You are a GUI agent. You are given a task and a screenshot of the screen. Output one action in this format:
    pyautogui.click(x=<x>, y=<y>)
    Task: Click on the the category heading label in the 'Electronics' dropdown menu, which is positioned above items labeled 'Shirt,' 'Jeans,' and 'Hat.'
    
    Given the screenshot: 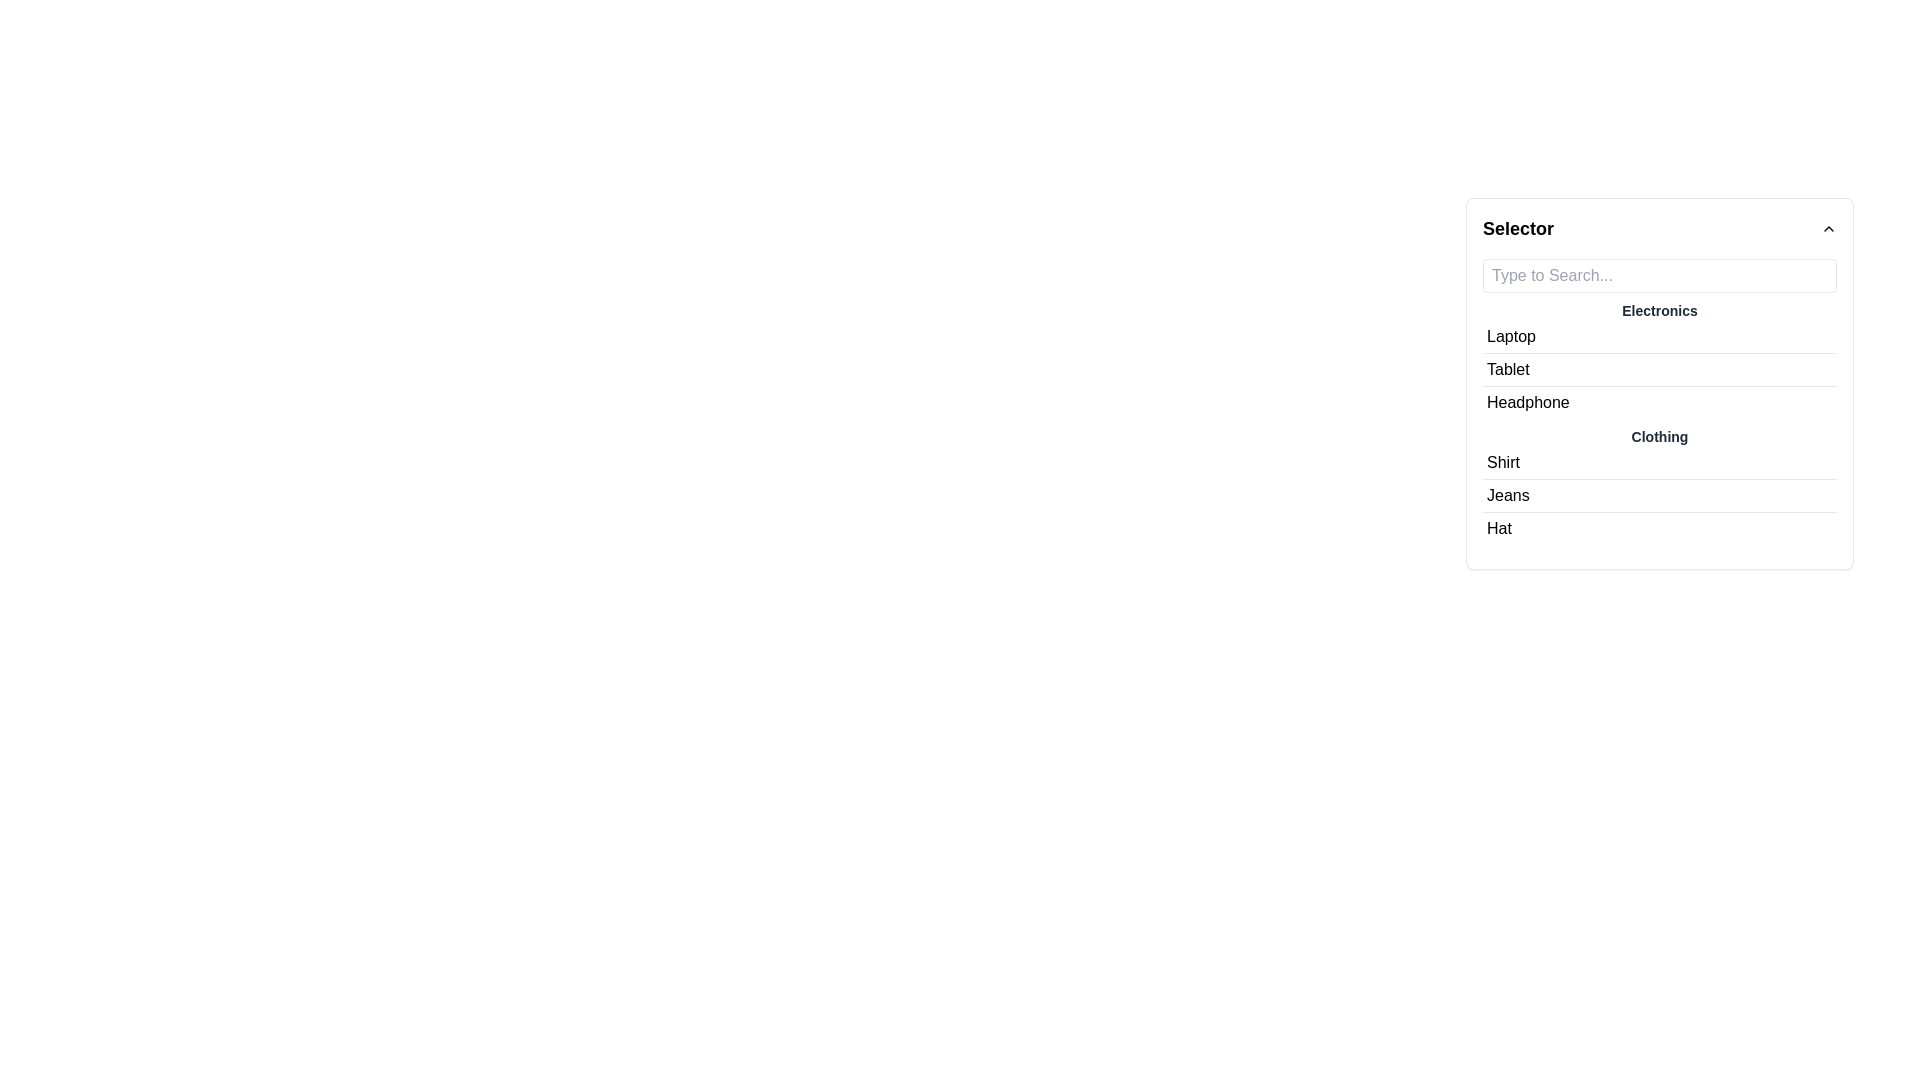 What is the action you would take?
    pyautogui.click(x=1660, y=435)
    